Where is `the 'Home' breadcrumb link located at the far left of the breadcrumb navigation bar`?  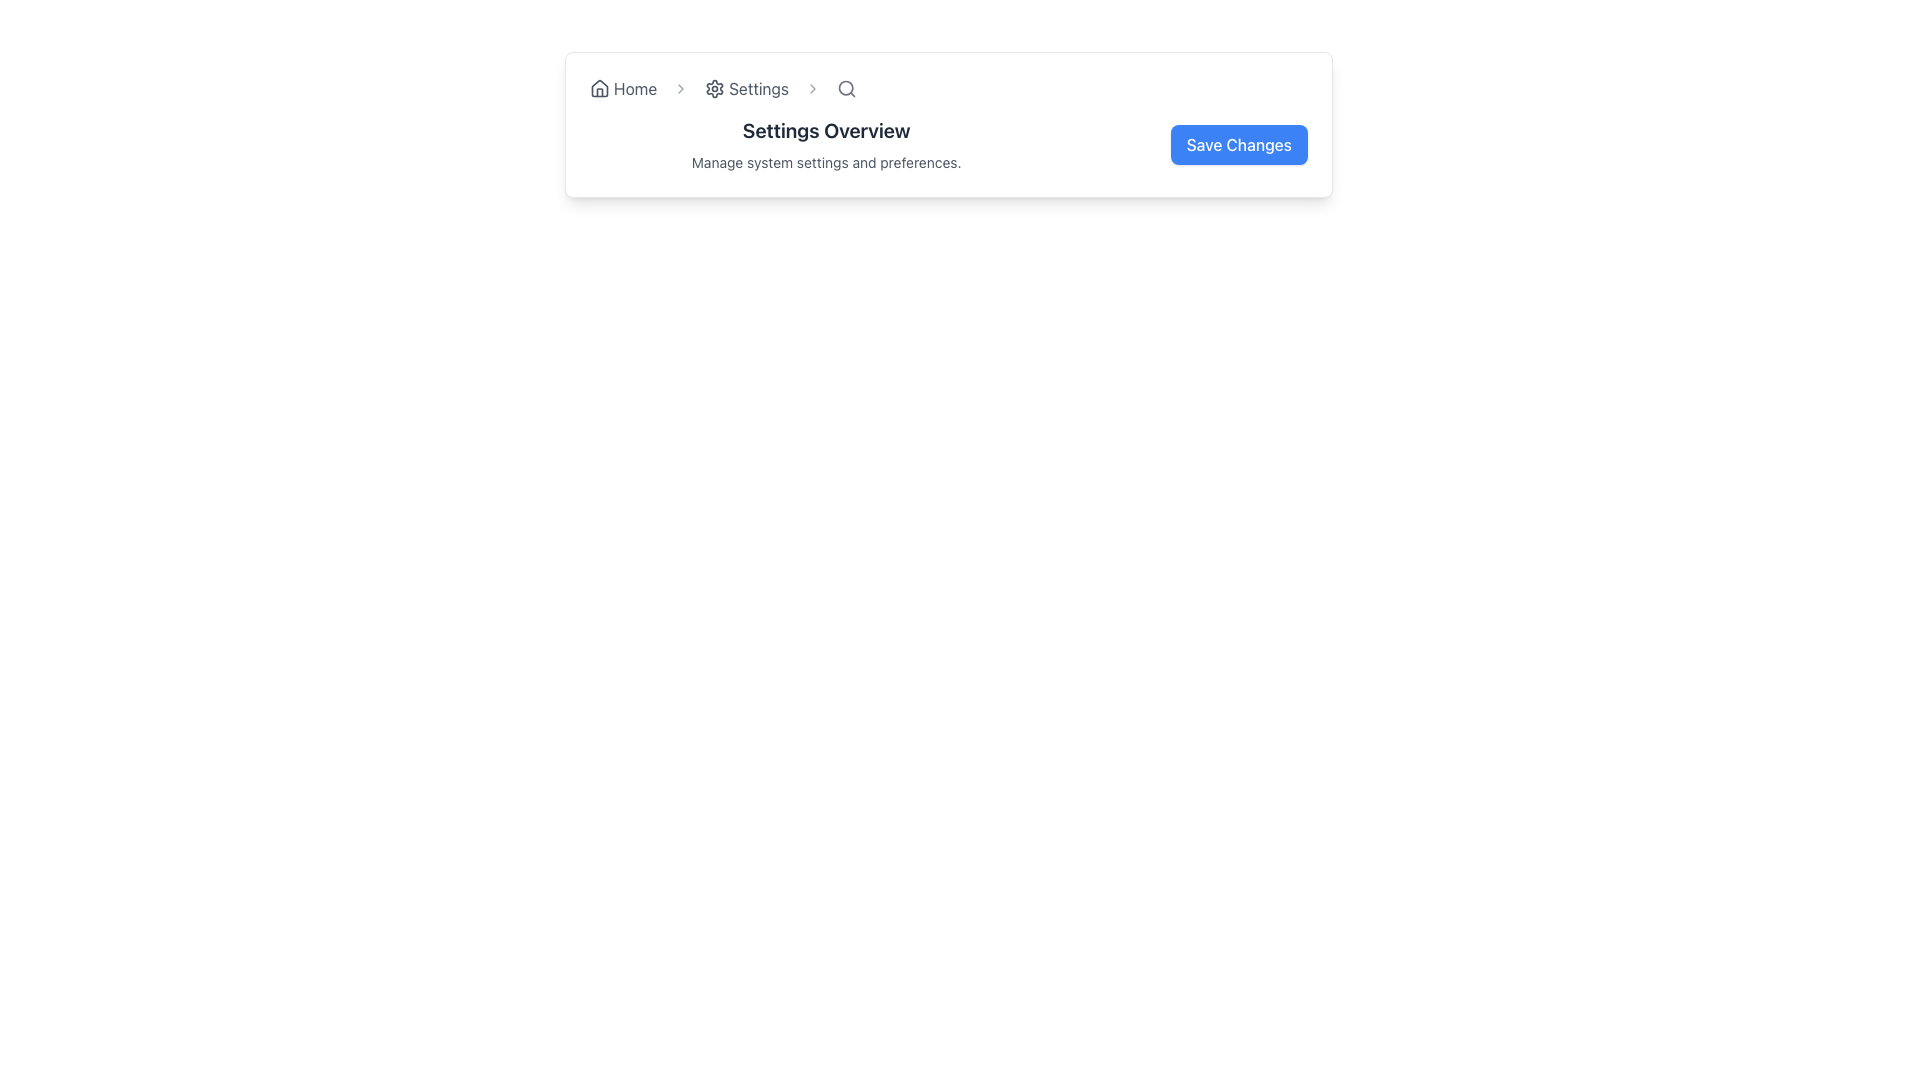 the 'Home' breadcrumb link located at the far left of the breadcrumb navigation bar is located at coordinates (622, 87).